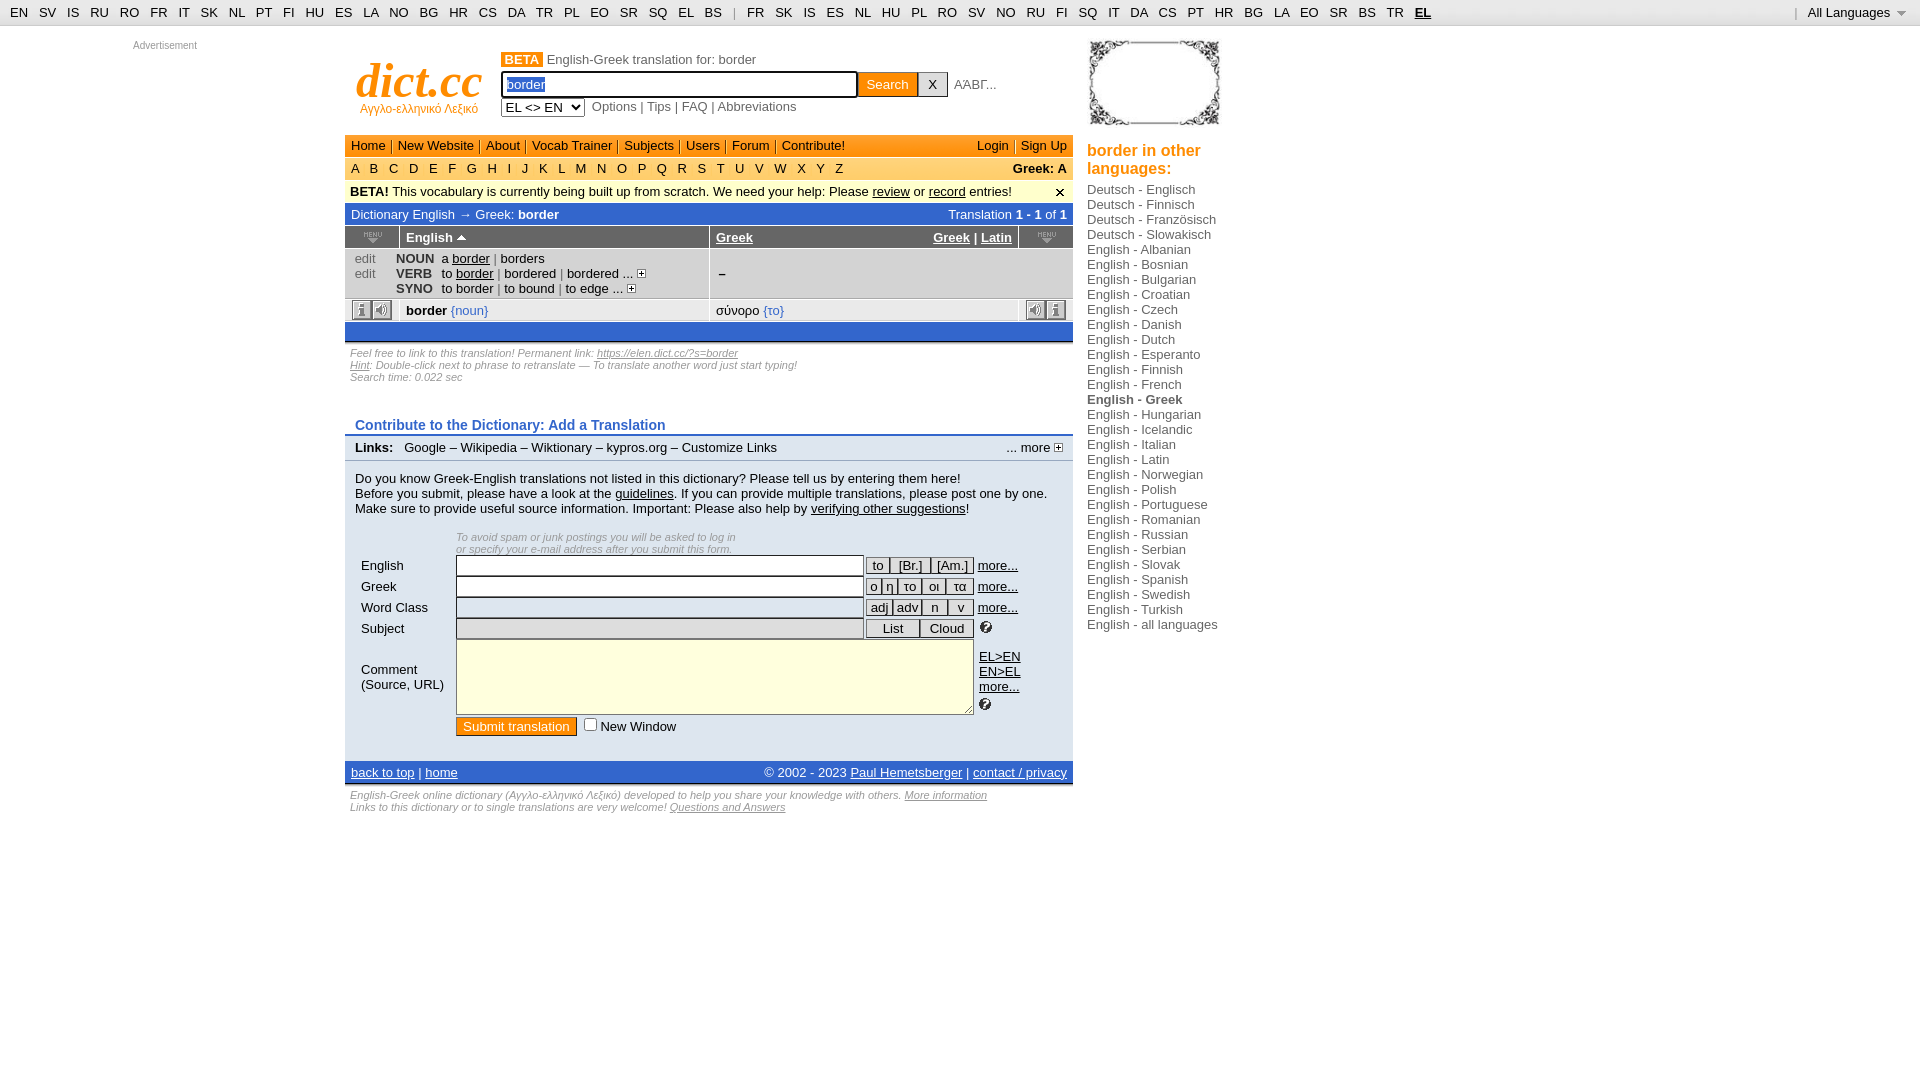 The height and width of the screenshot is (1080, 1920). What do you see at coordinates (1141, 279) in the screenshot?
I see `'English - Bulgarian'` at bounding box center [1141, 279].